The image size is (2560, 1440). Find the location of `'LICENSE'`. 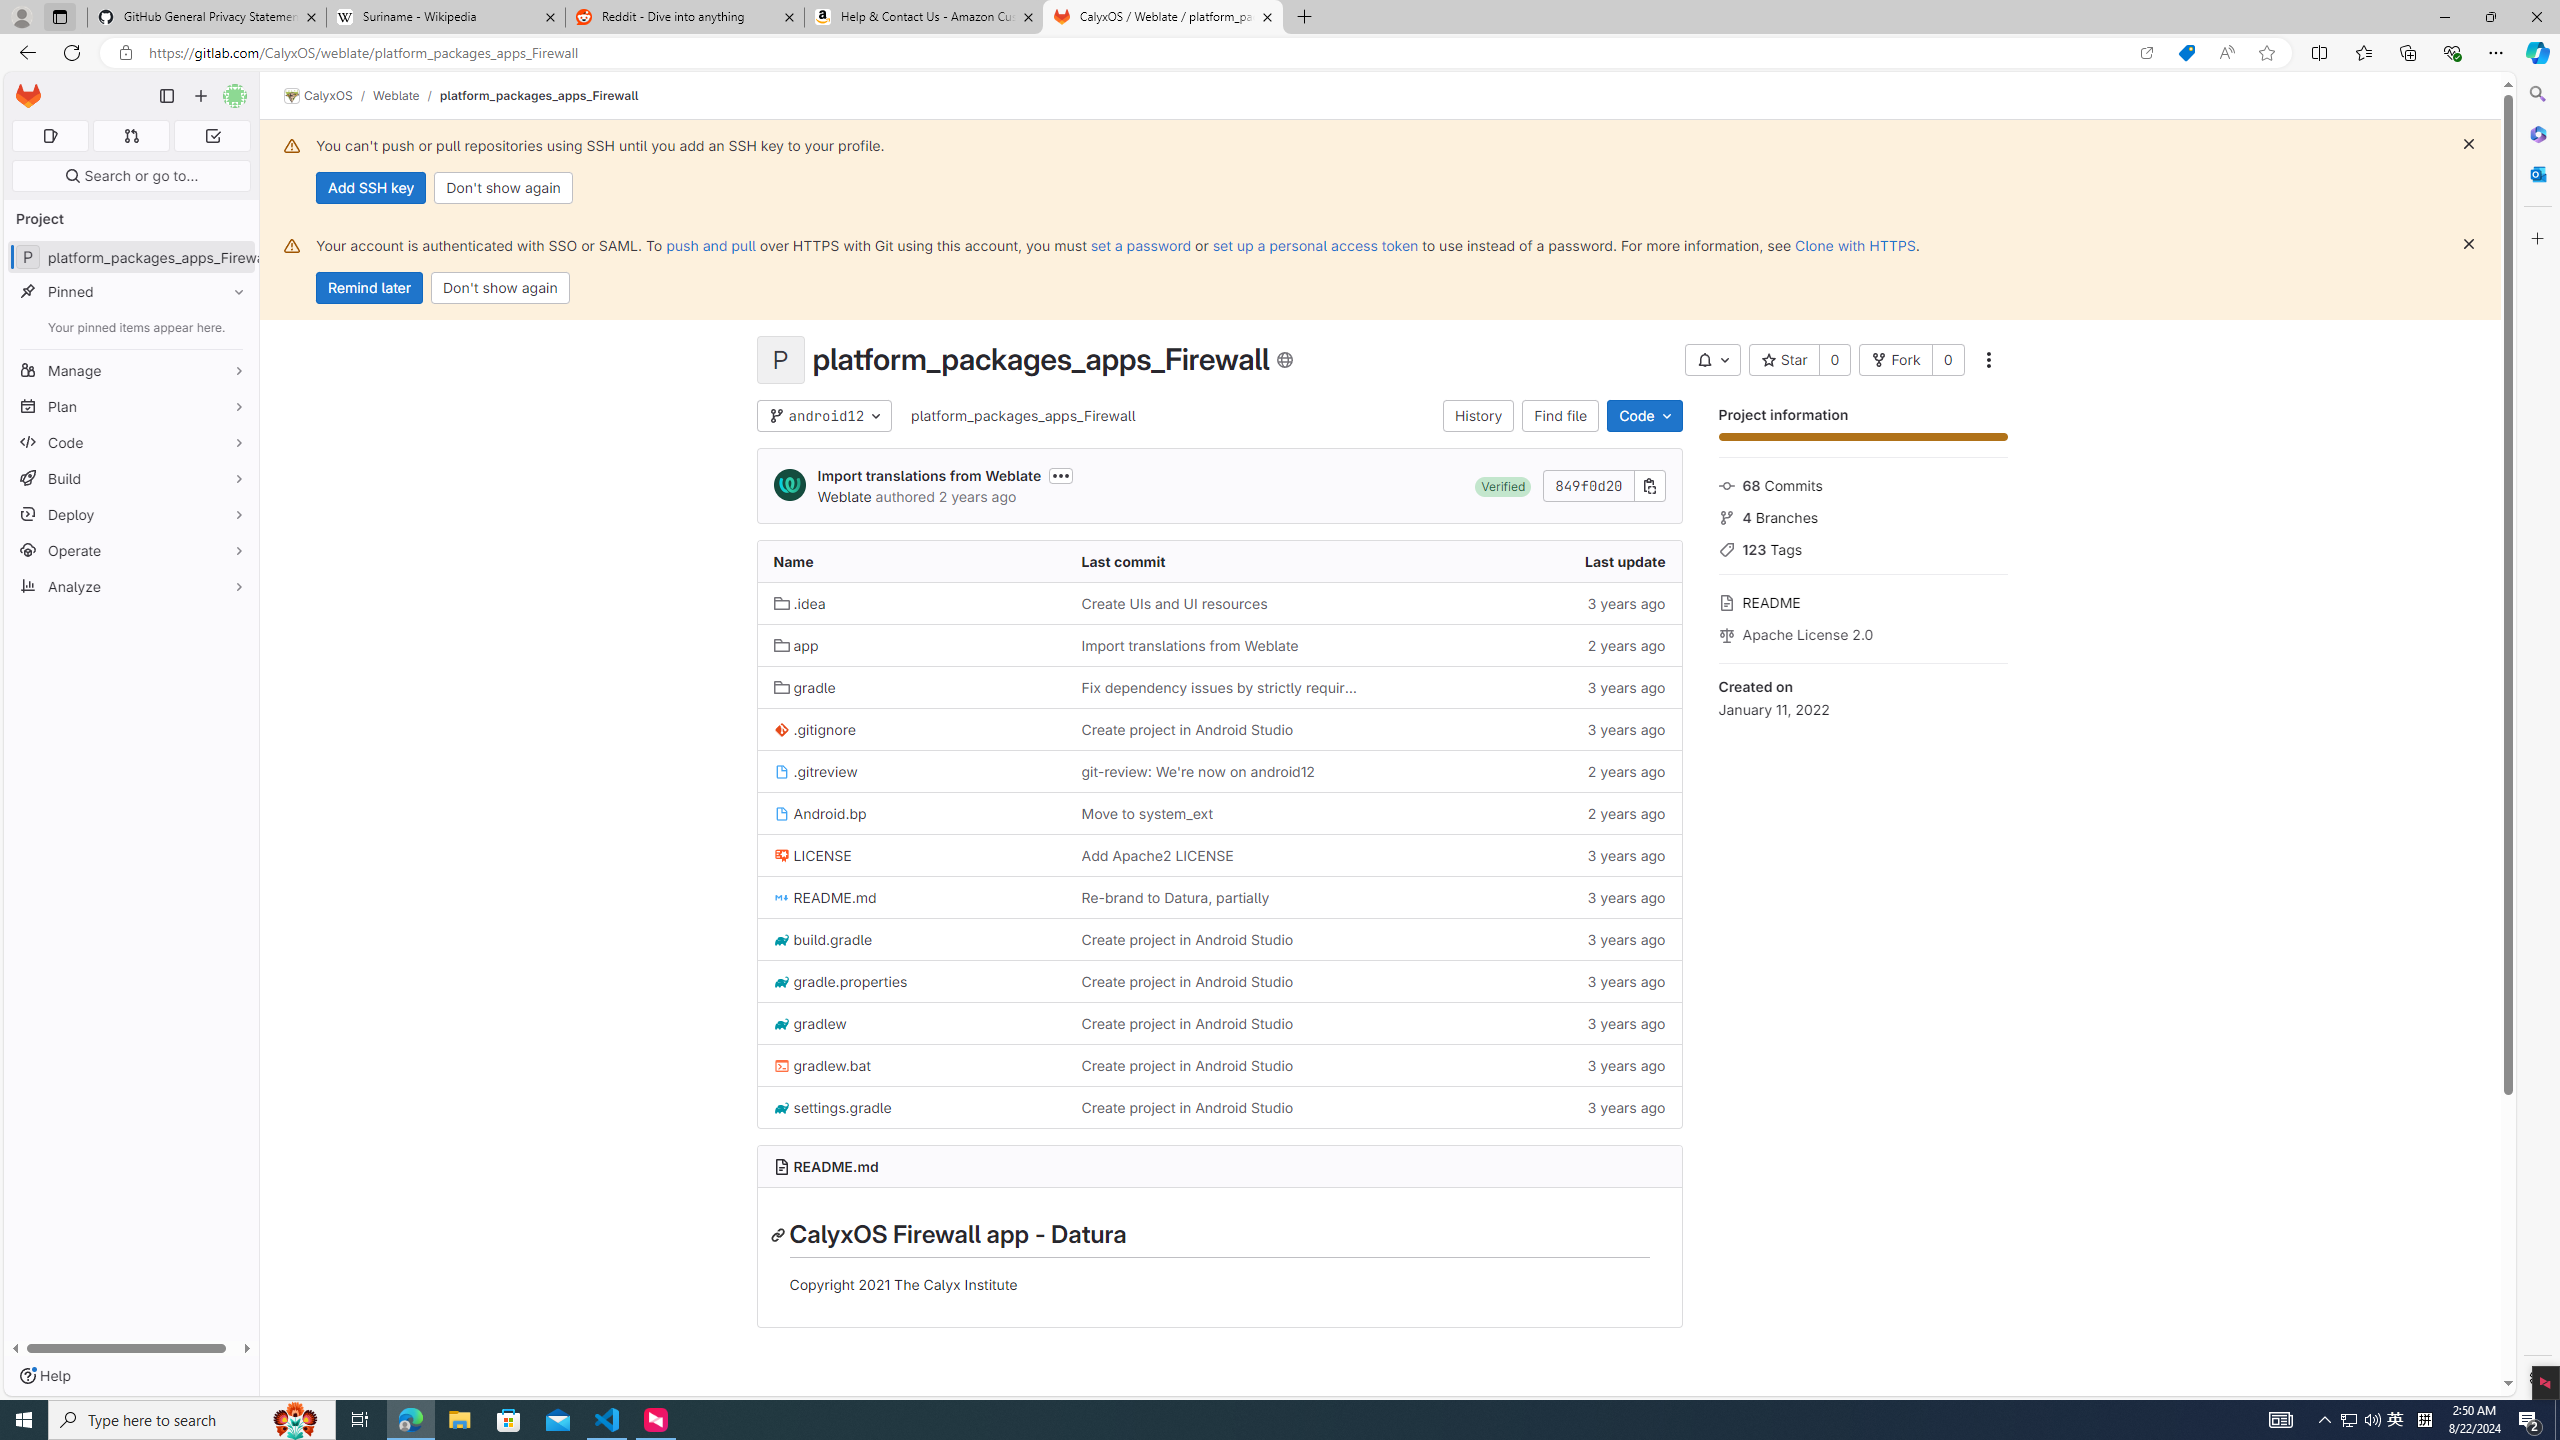

'LICENSE' is located at coordinates (910, 854).